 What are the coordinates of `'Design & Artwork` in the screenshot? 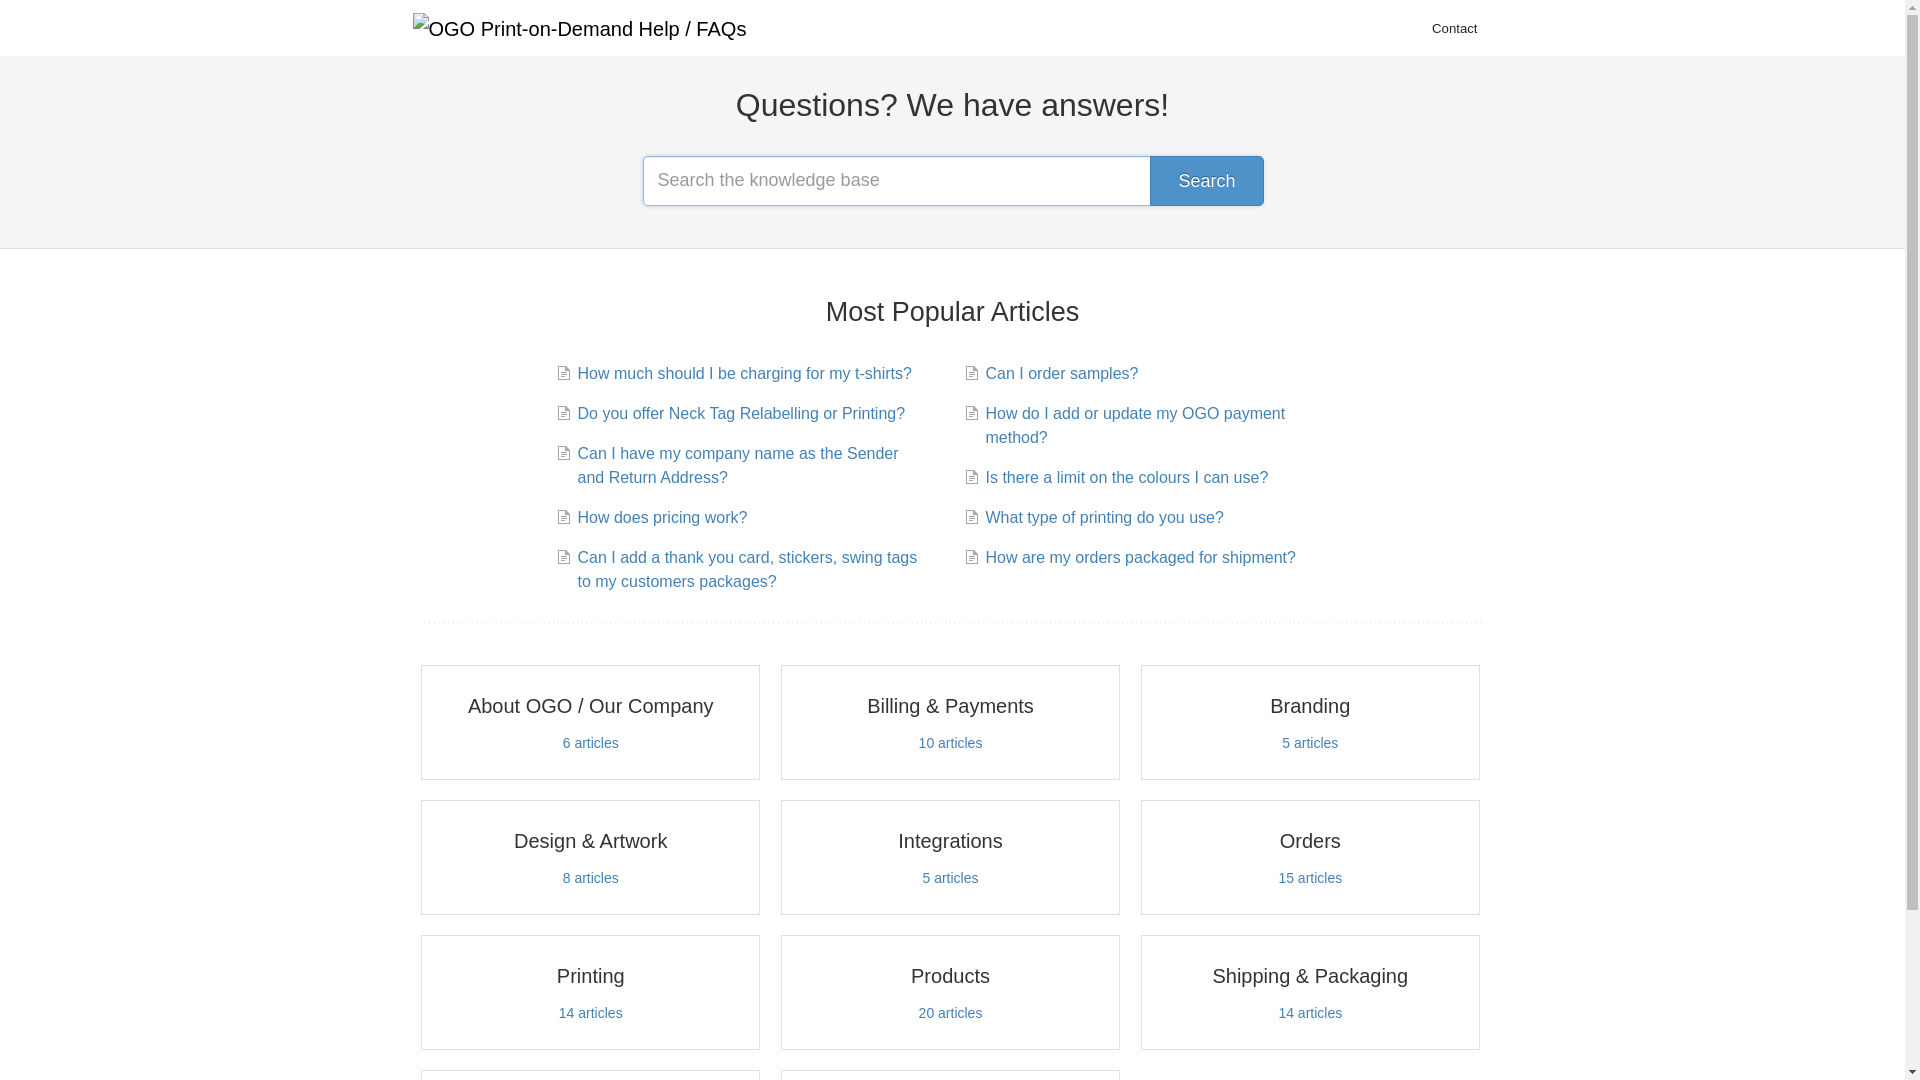 It's located at (589, 856).